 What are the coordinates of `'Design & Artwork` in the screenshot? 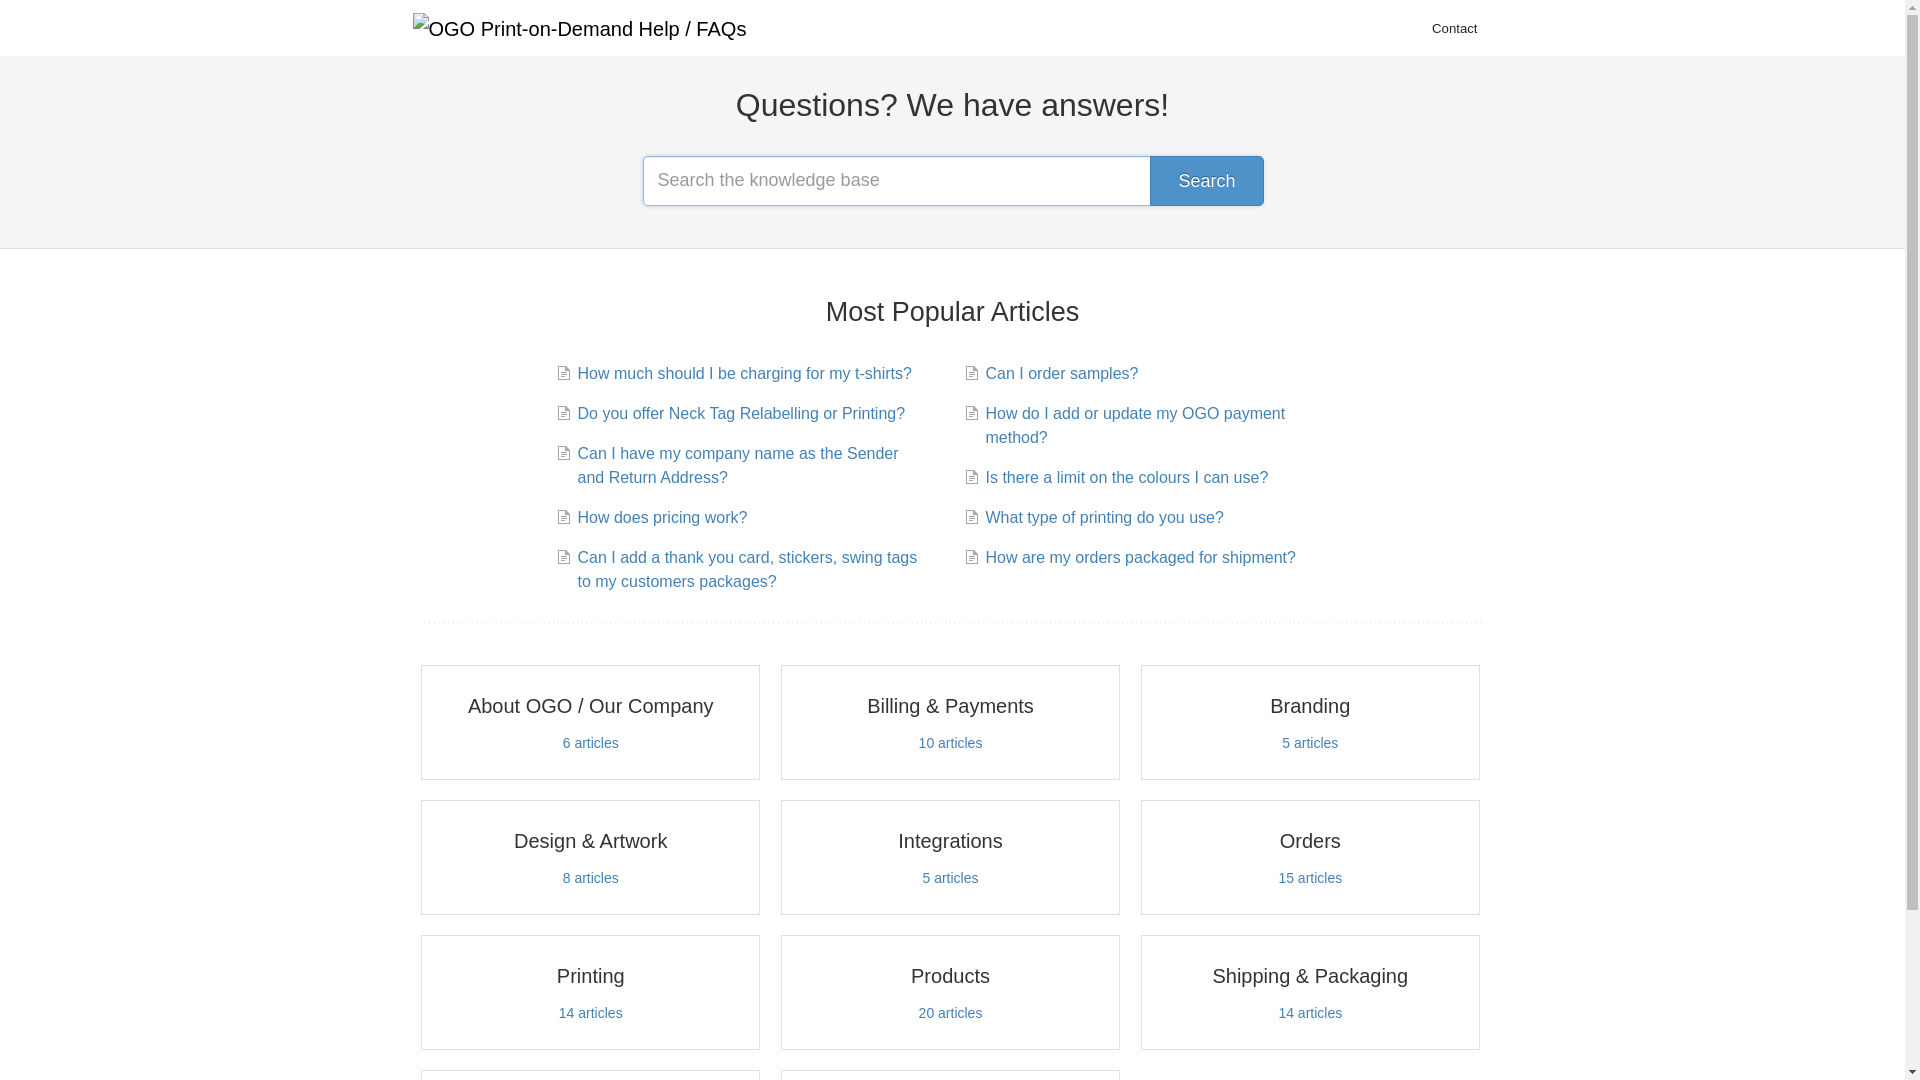 It's located at (589, 856).